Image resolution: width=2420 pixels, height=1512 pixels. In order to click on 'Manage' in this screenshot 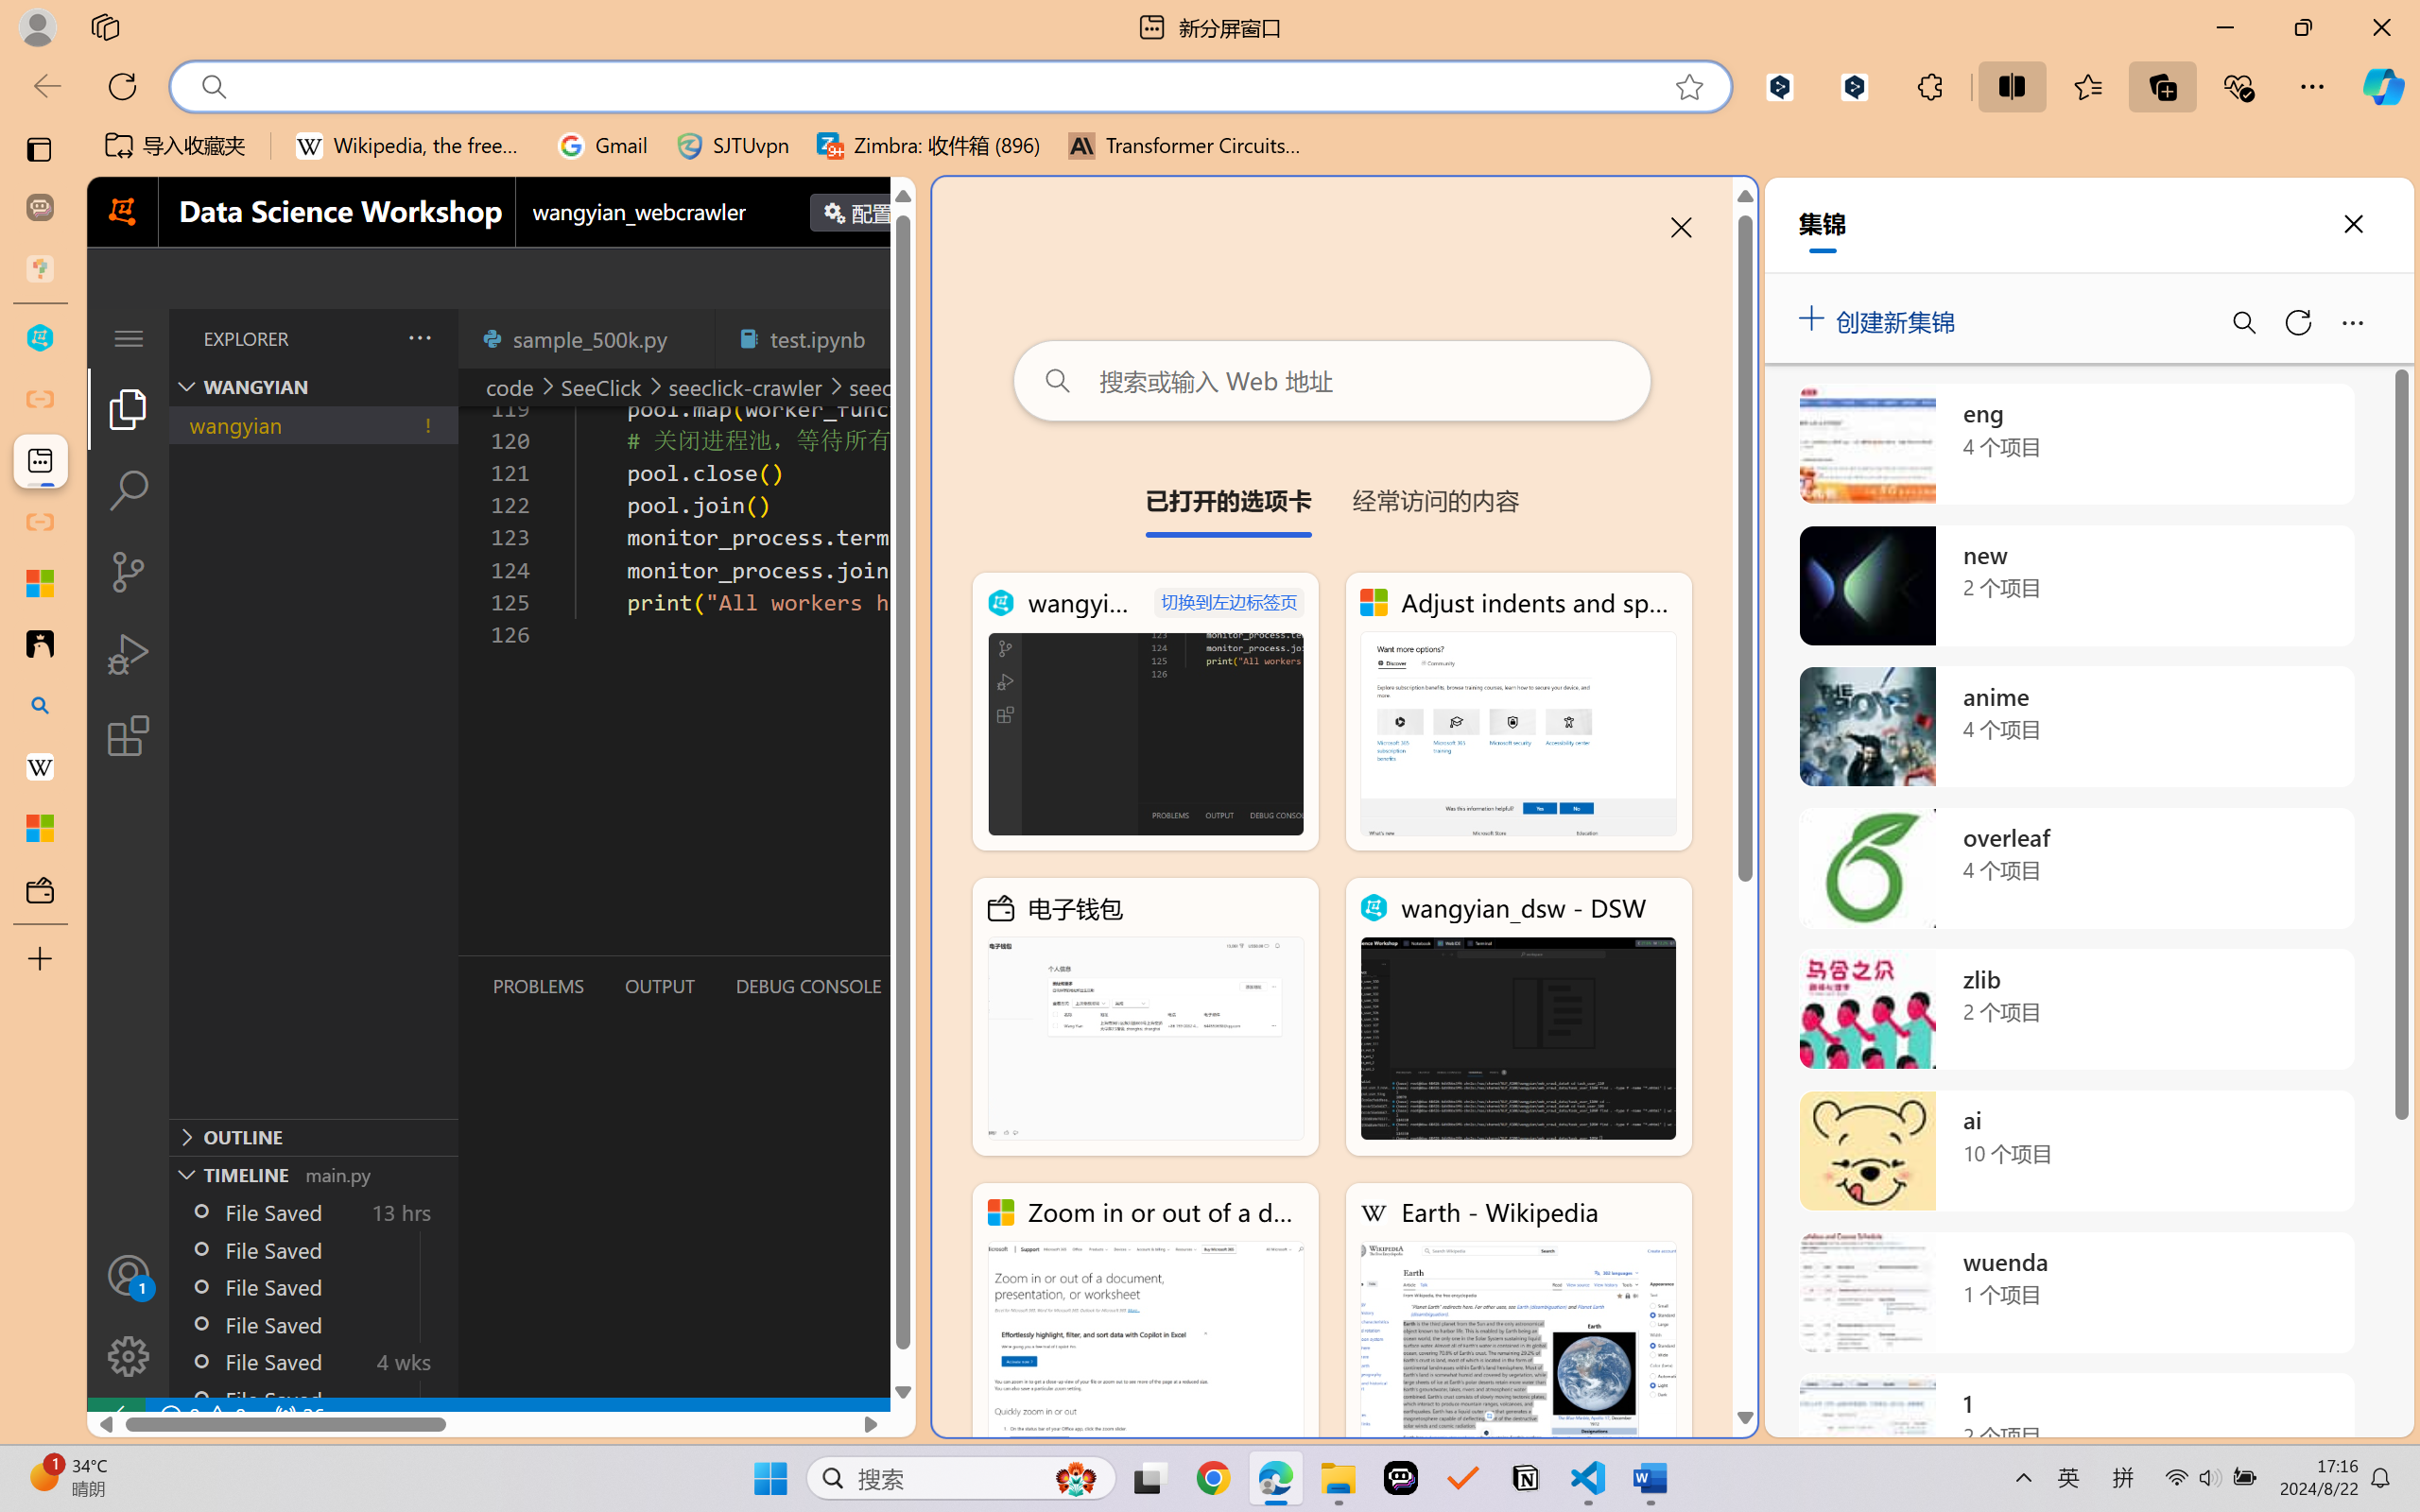, I will do `click(127, 1314)`.